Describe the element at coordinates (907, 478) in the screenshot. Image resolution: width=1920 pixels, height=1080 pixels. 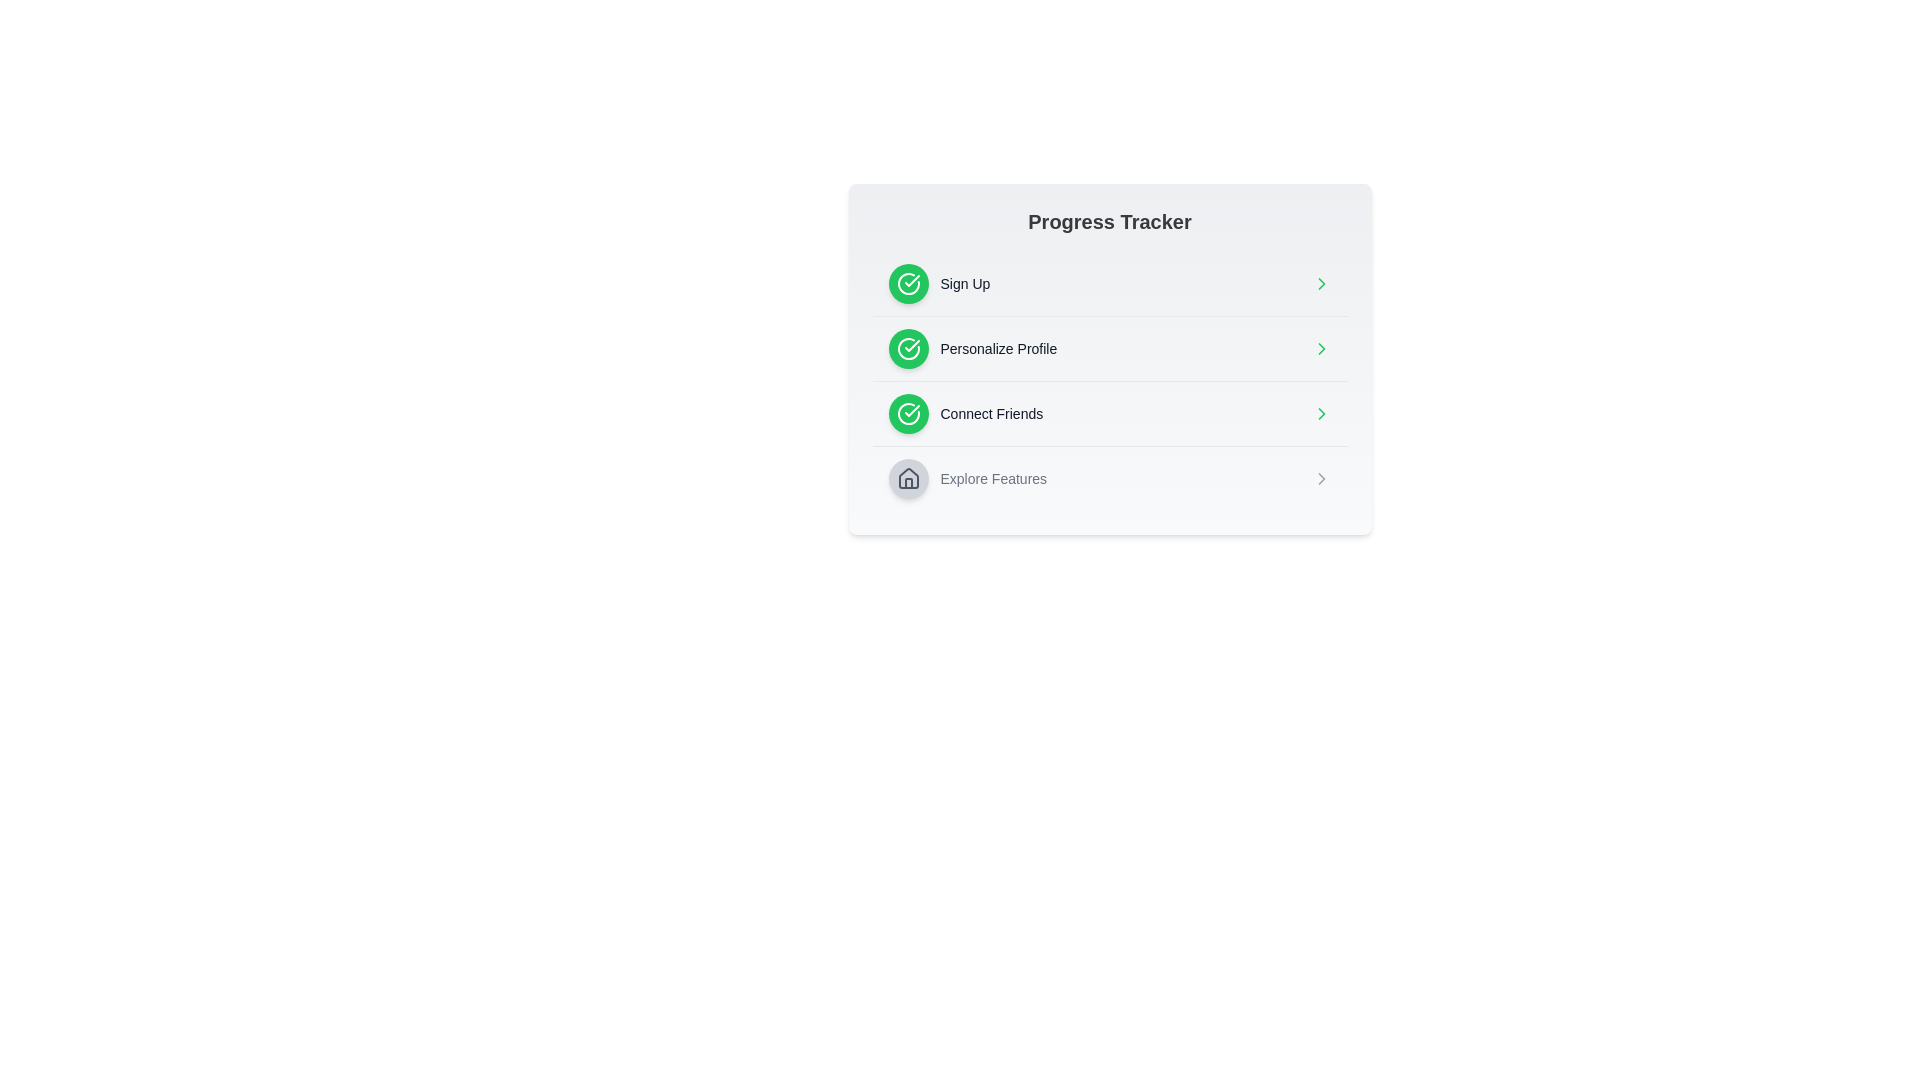
I see `the Icon Button that visually indicates the 'Explore Features' list item, located in the lower-left corner of the progress tracker interface` at that location.